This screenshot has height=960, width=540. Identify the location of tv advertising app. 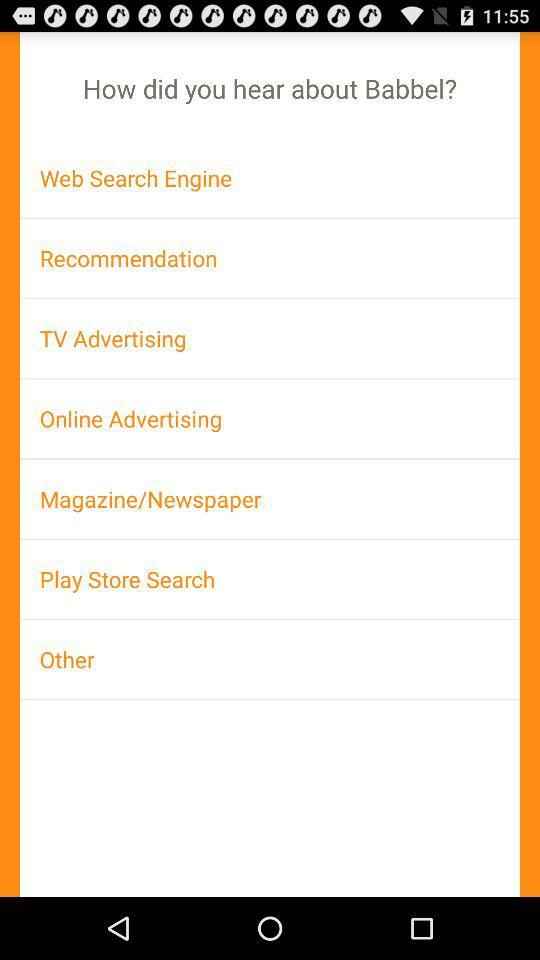
(270, 338).